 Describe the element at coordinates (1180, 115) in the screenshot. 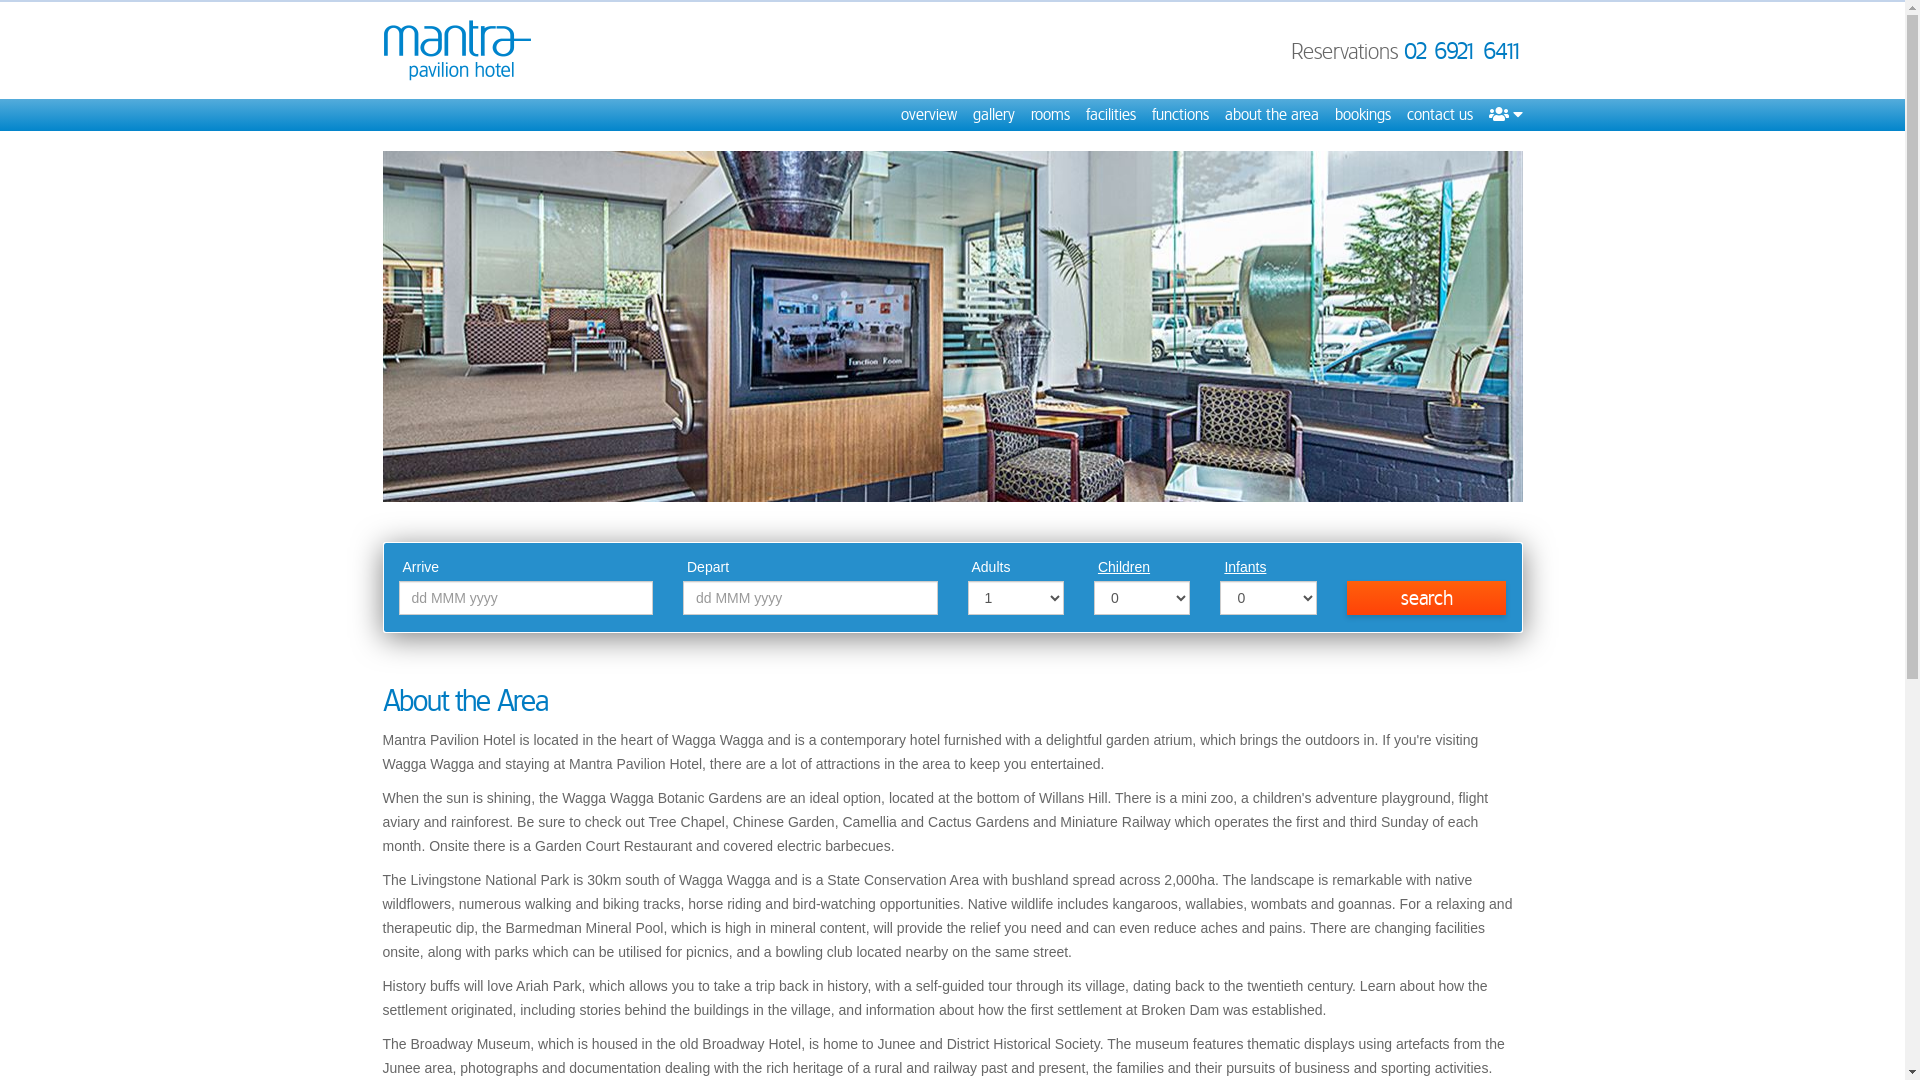

I see `'functions'` at that location.